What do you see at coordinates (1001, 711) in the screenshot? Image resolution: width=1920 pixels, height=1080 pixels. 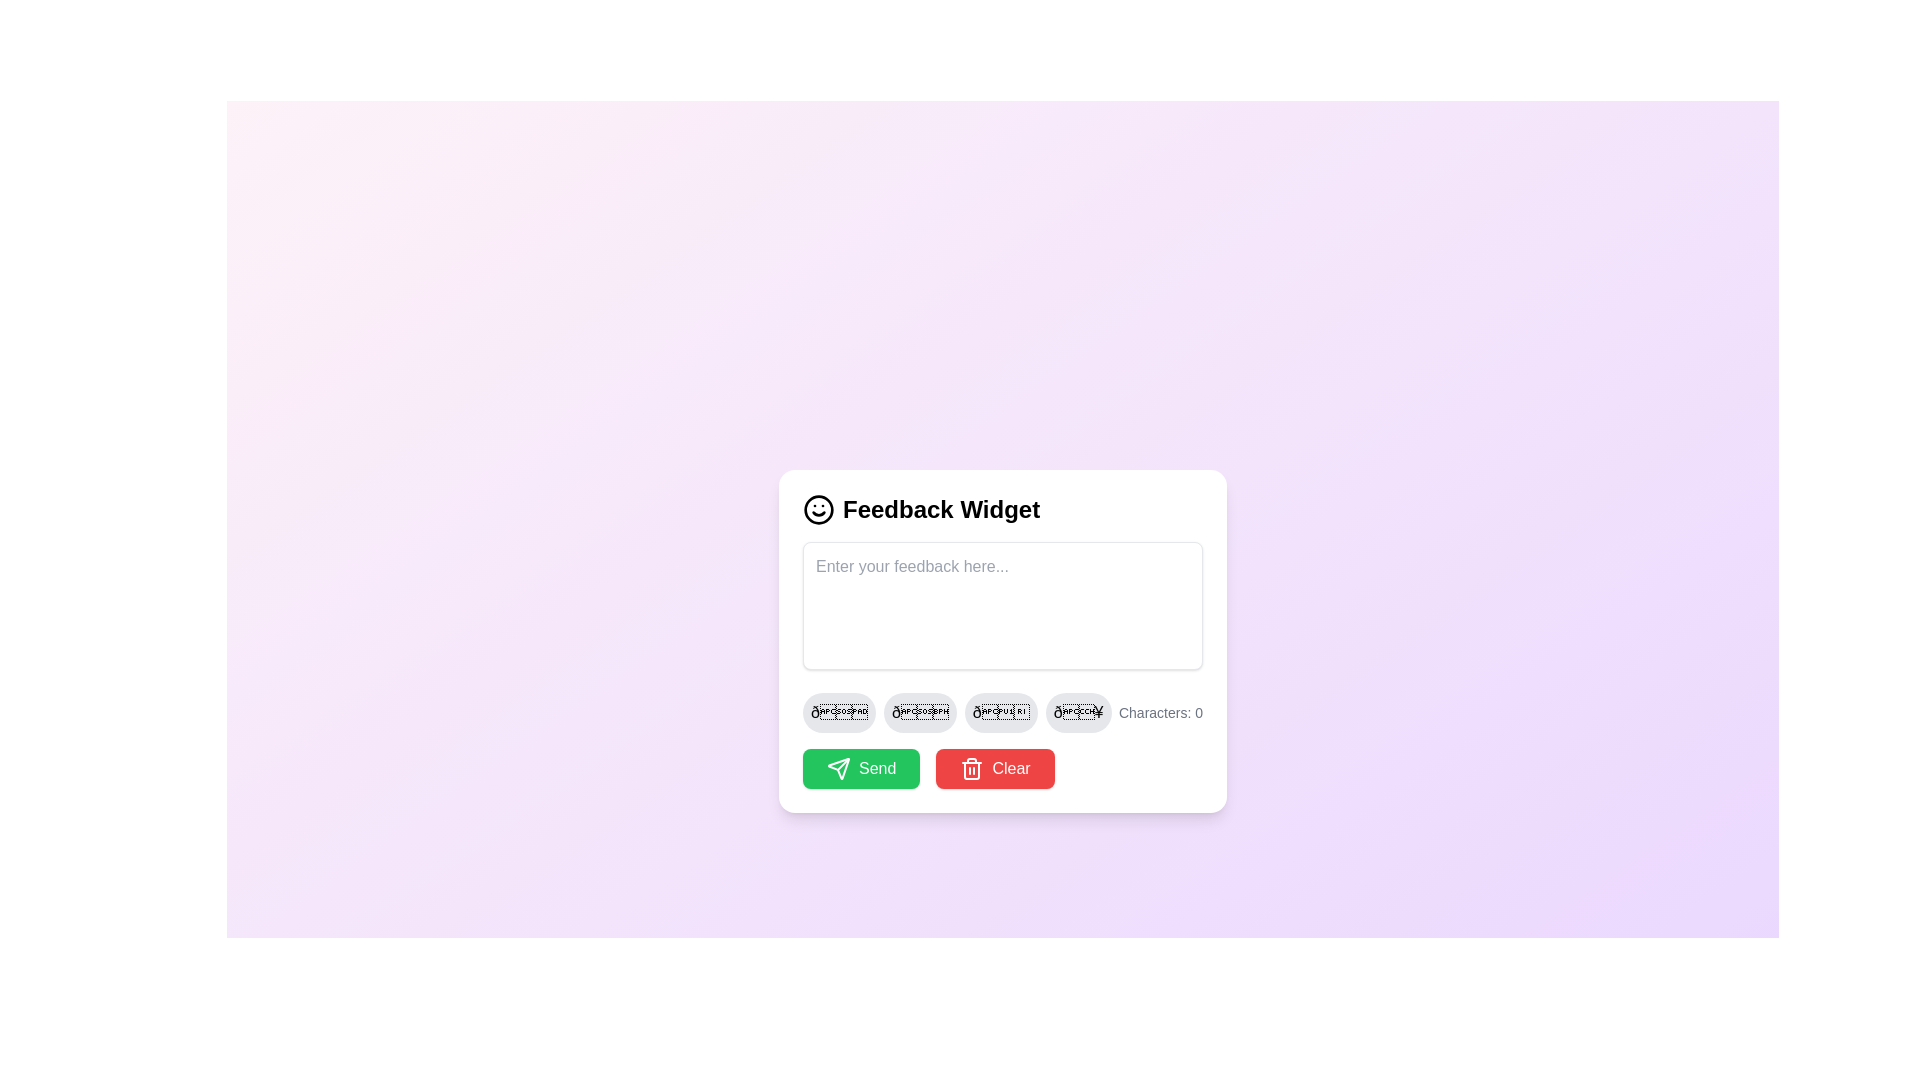 I see `the third interactive button with a thumbs-up emoji located below the feedback input area` at bounding box center [1001, 711].